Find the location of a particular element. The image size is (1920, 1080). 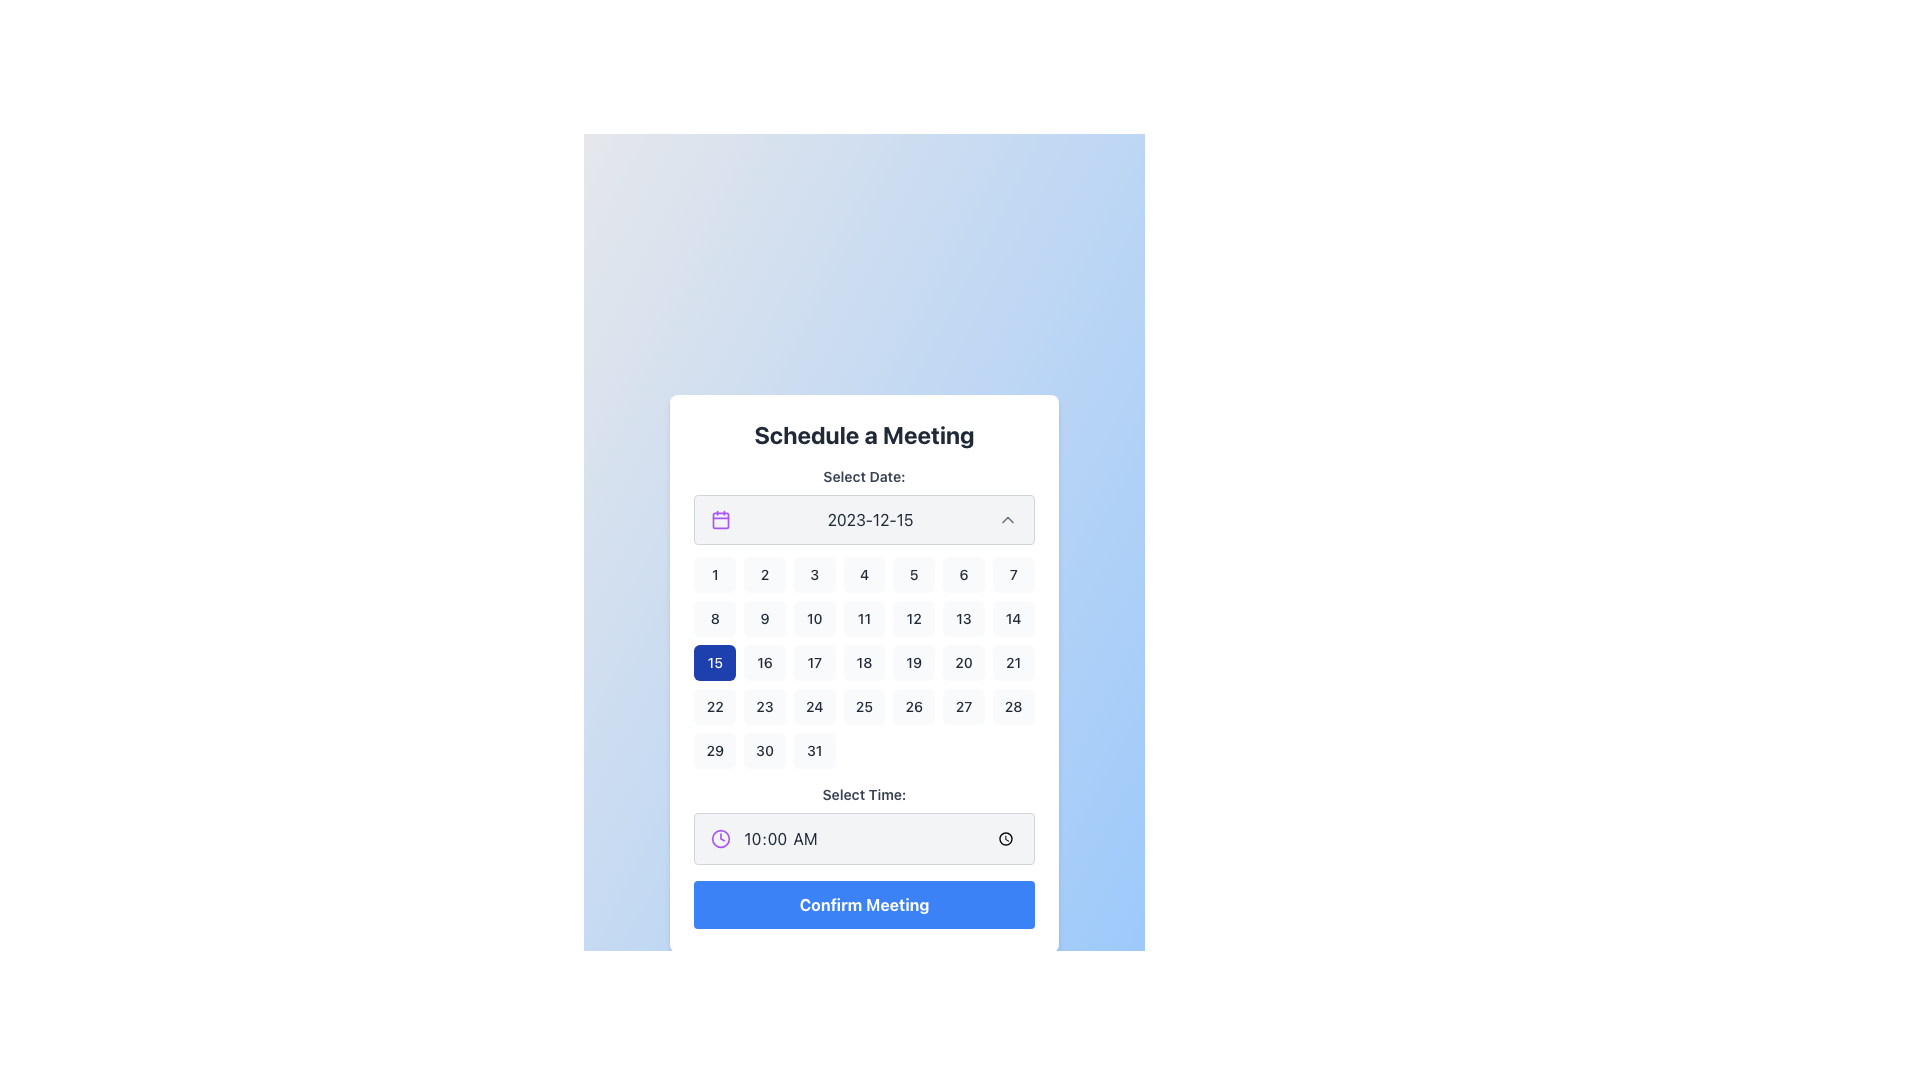

the selectable day button '3' in the calendar interface is located at coordinates (814, 574).